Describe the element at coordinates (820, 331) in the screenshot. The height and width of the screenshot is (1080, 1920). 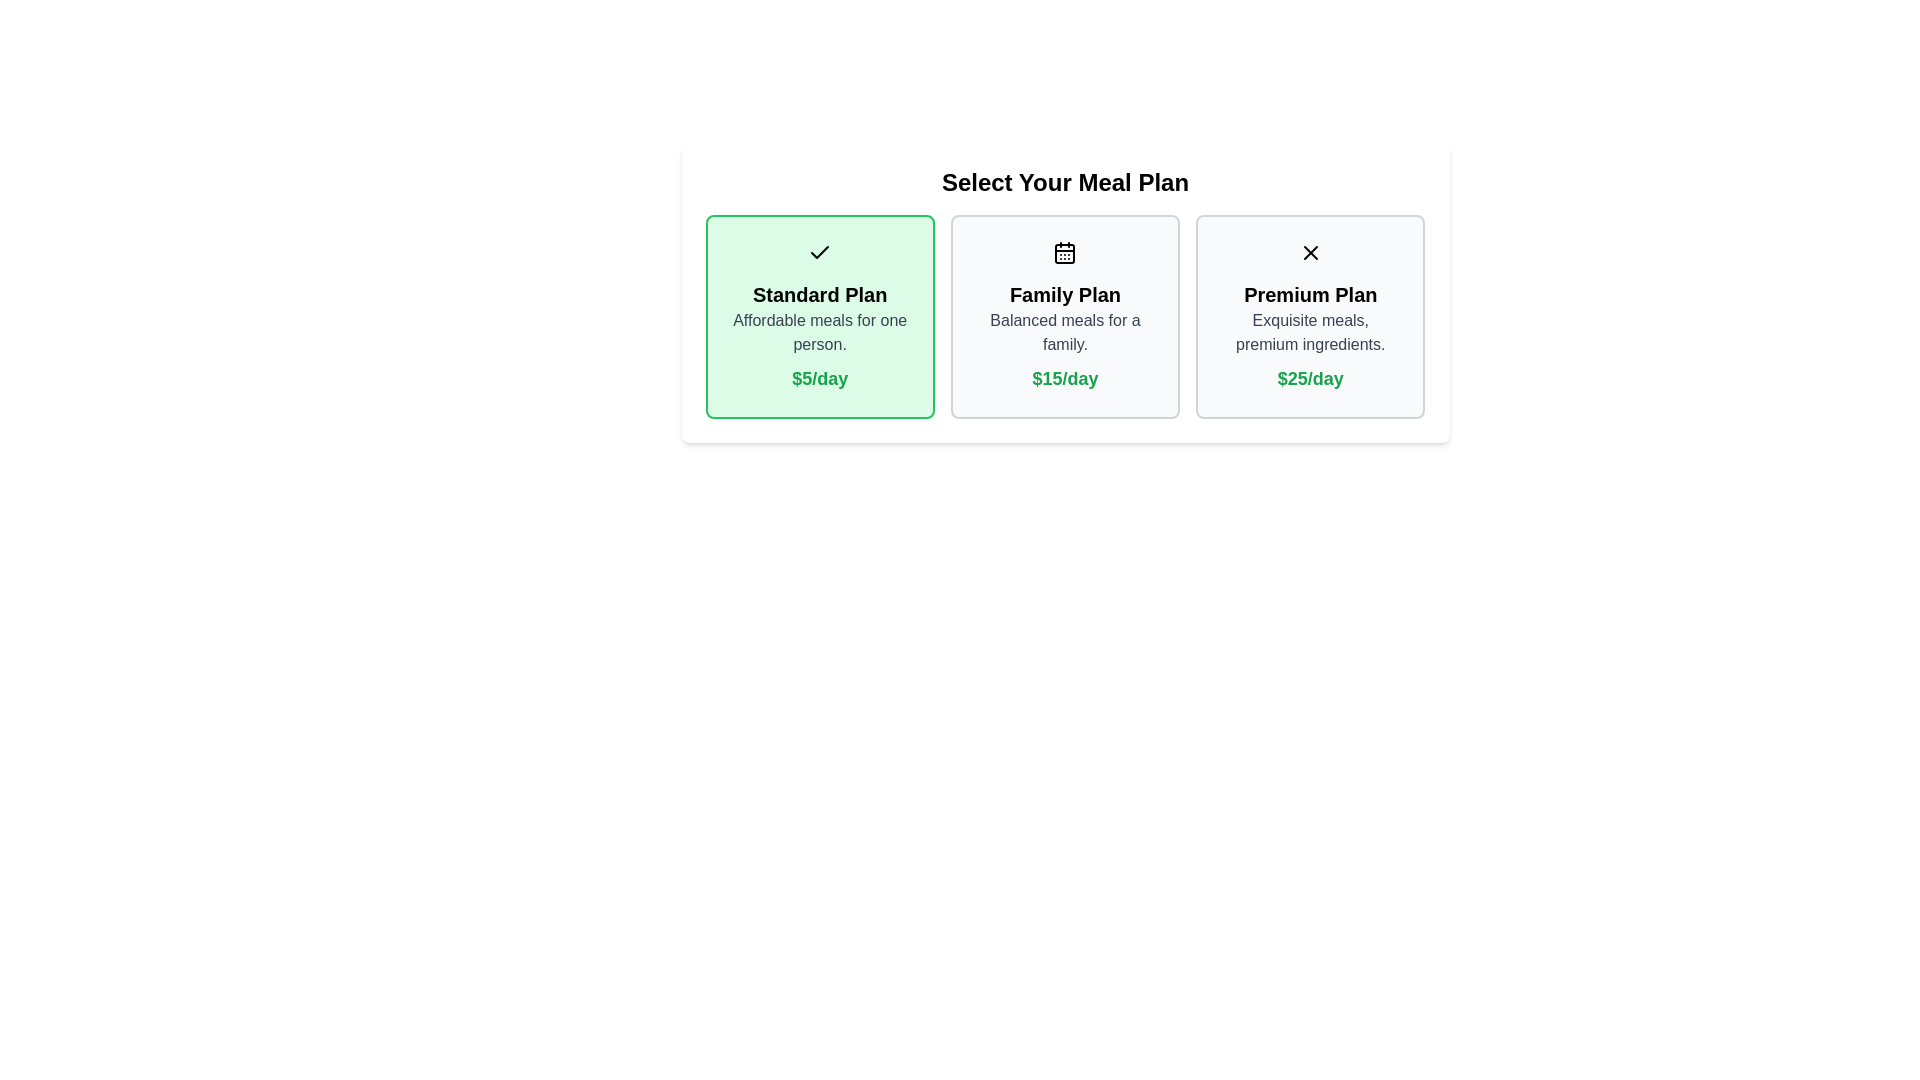
I see `descriptive text about the 'Standard Plan' located in the green-highlighted card, below the bold 'Standard Plan' title and above the pricing information` at that location.